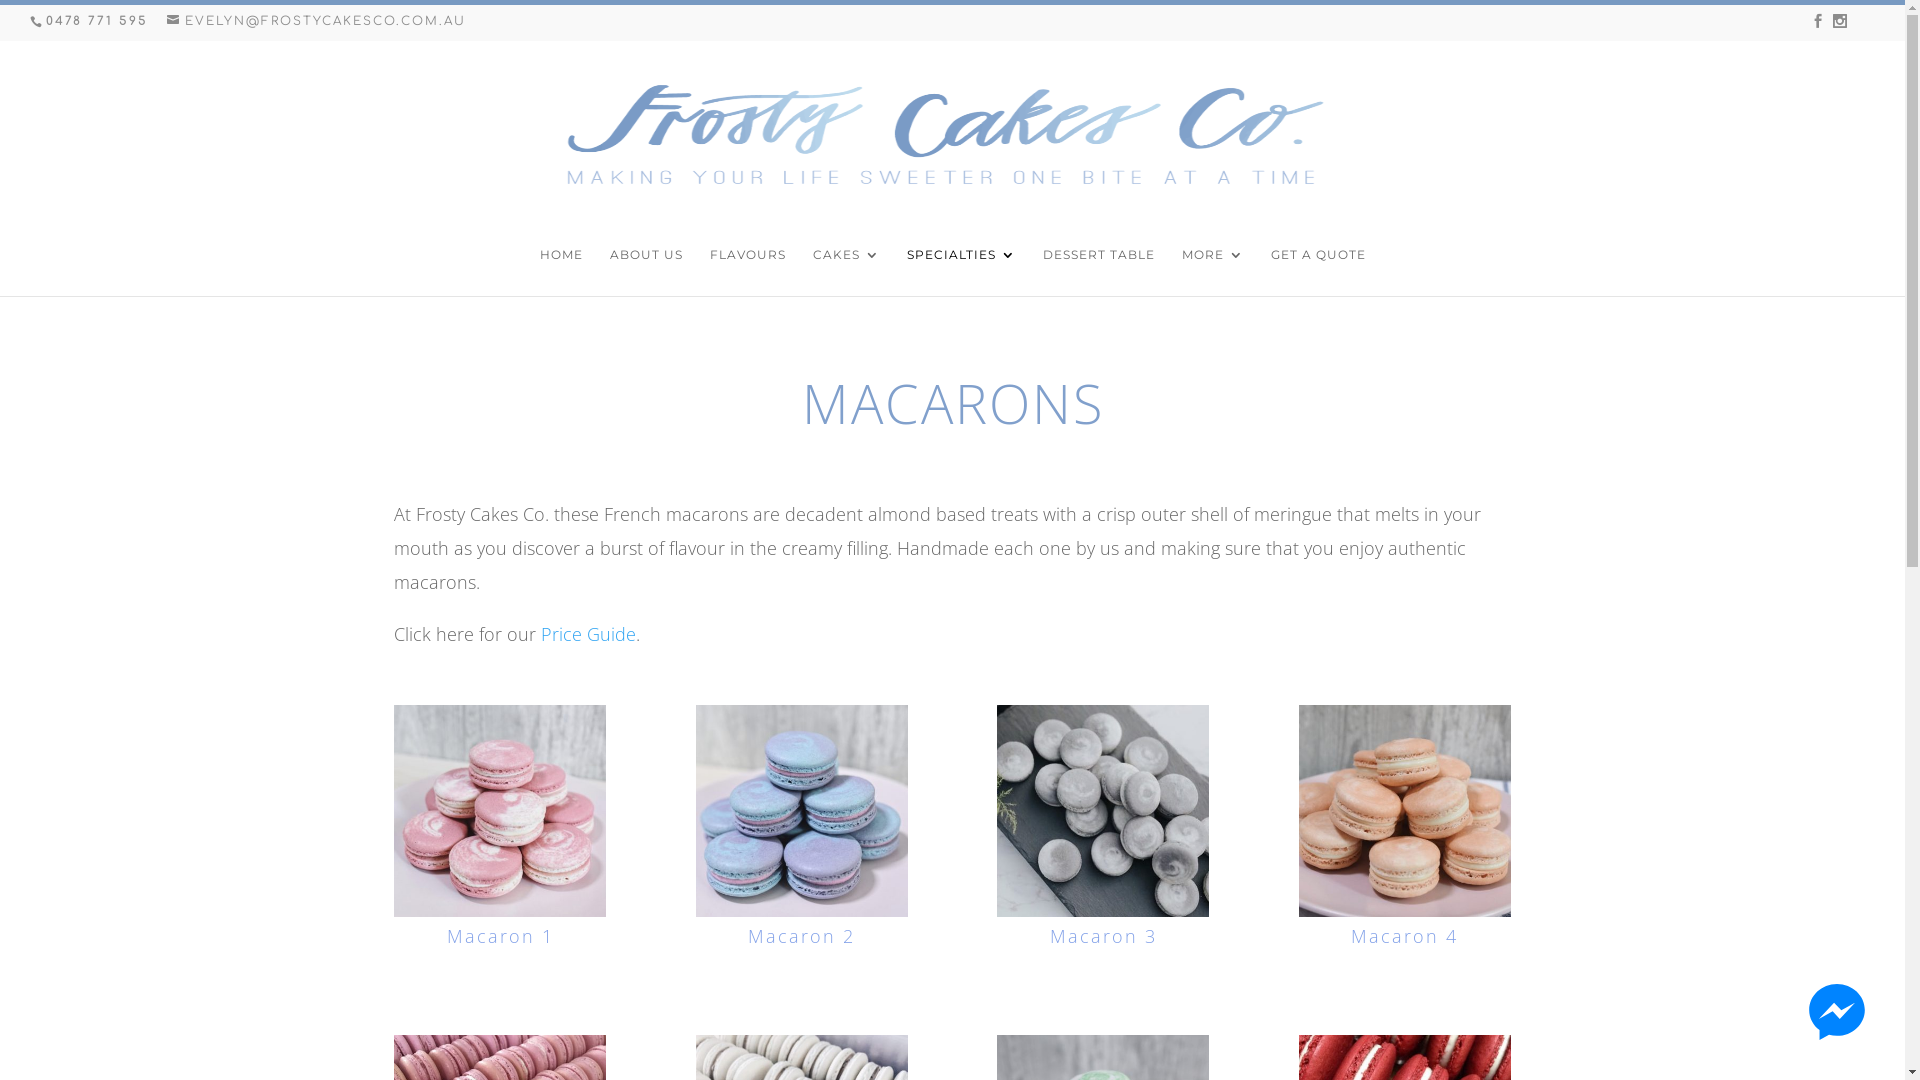 The width and height of the screenshot is (1920, 1080). Describe the element at coordinates (1269, 272) in the screenshot. I see `'GET A QUOTE'` at that location.